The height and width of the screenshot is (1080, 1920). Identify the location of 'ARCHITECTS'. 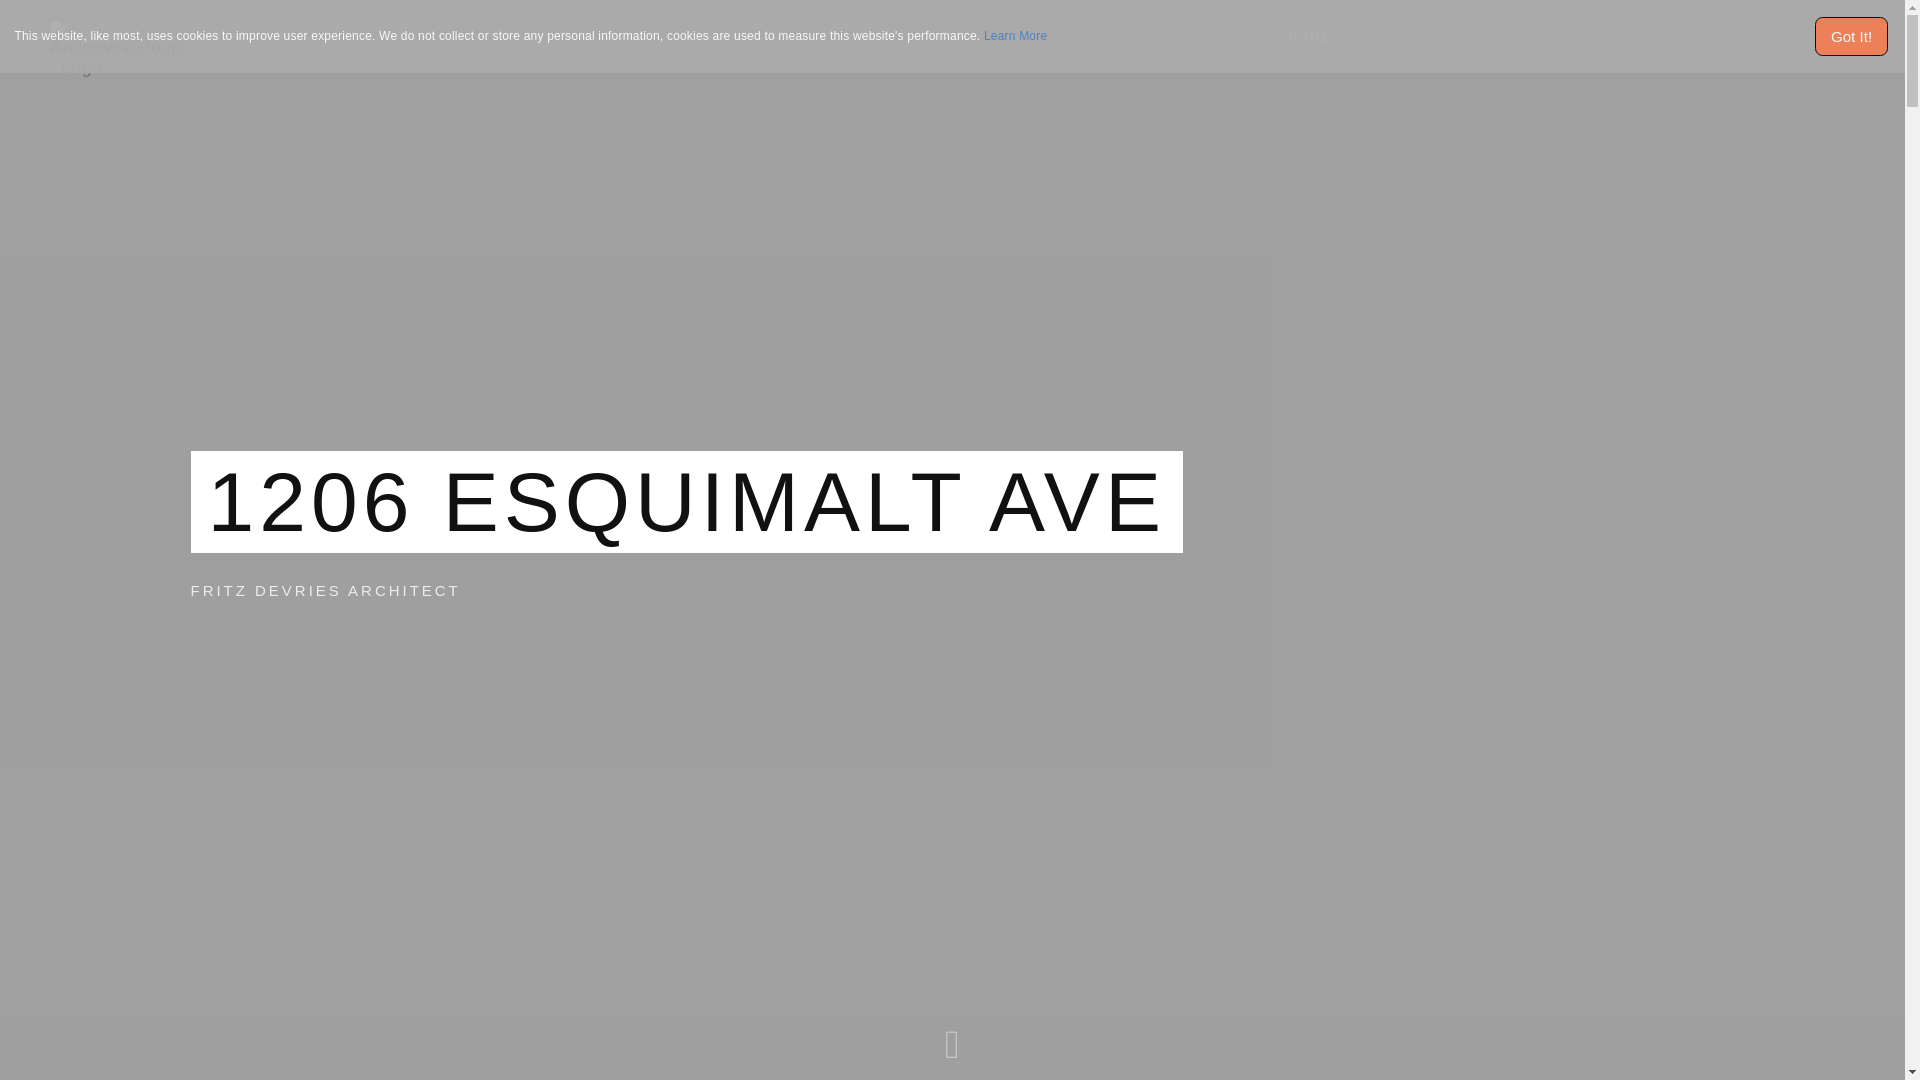
(1695, 37).